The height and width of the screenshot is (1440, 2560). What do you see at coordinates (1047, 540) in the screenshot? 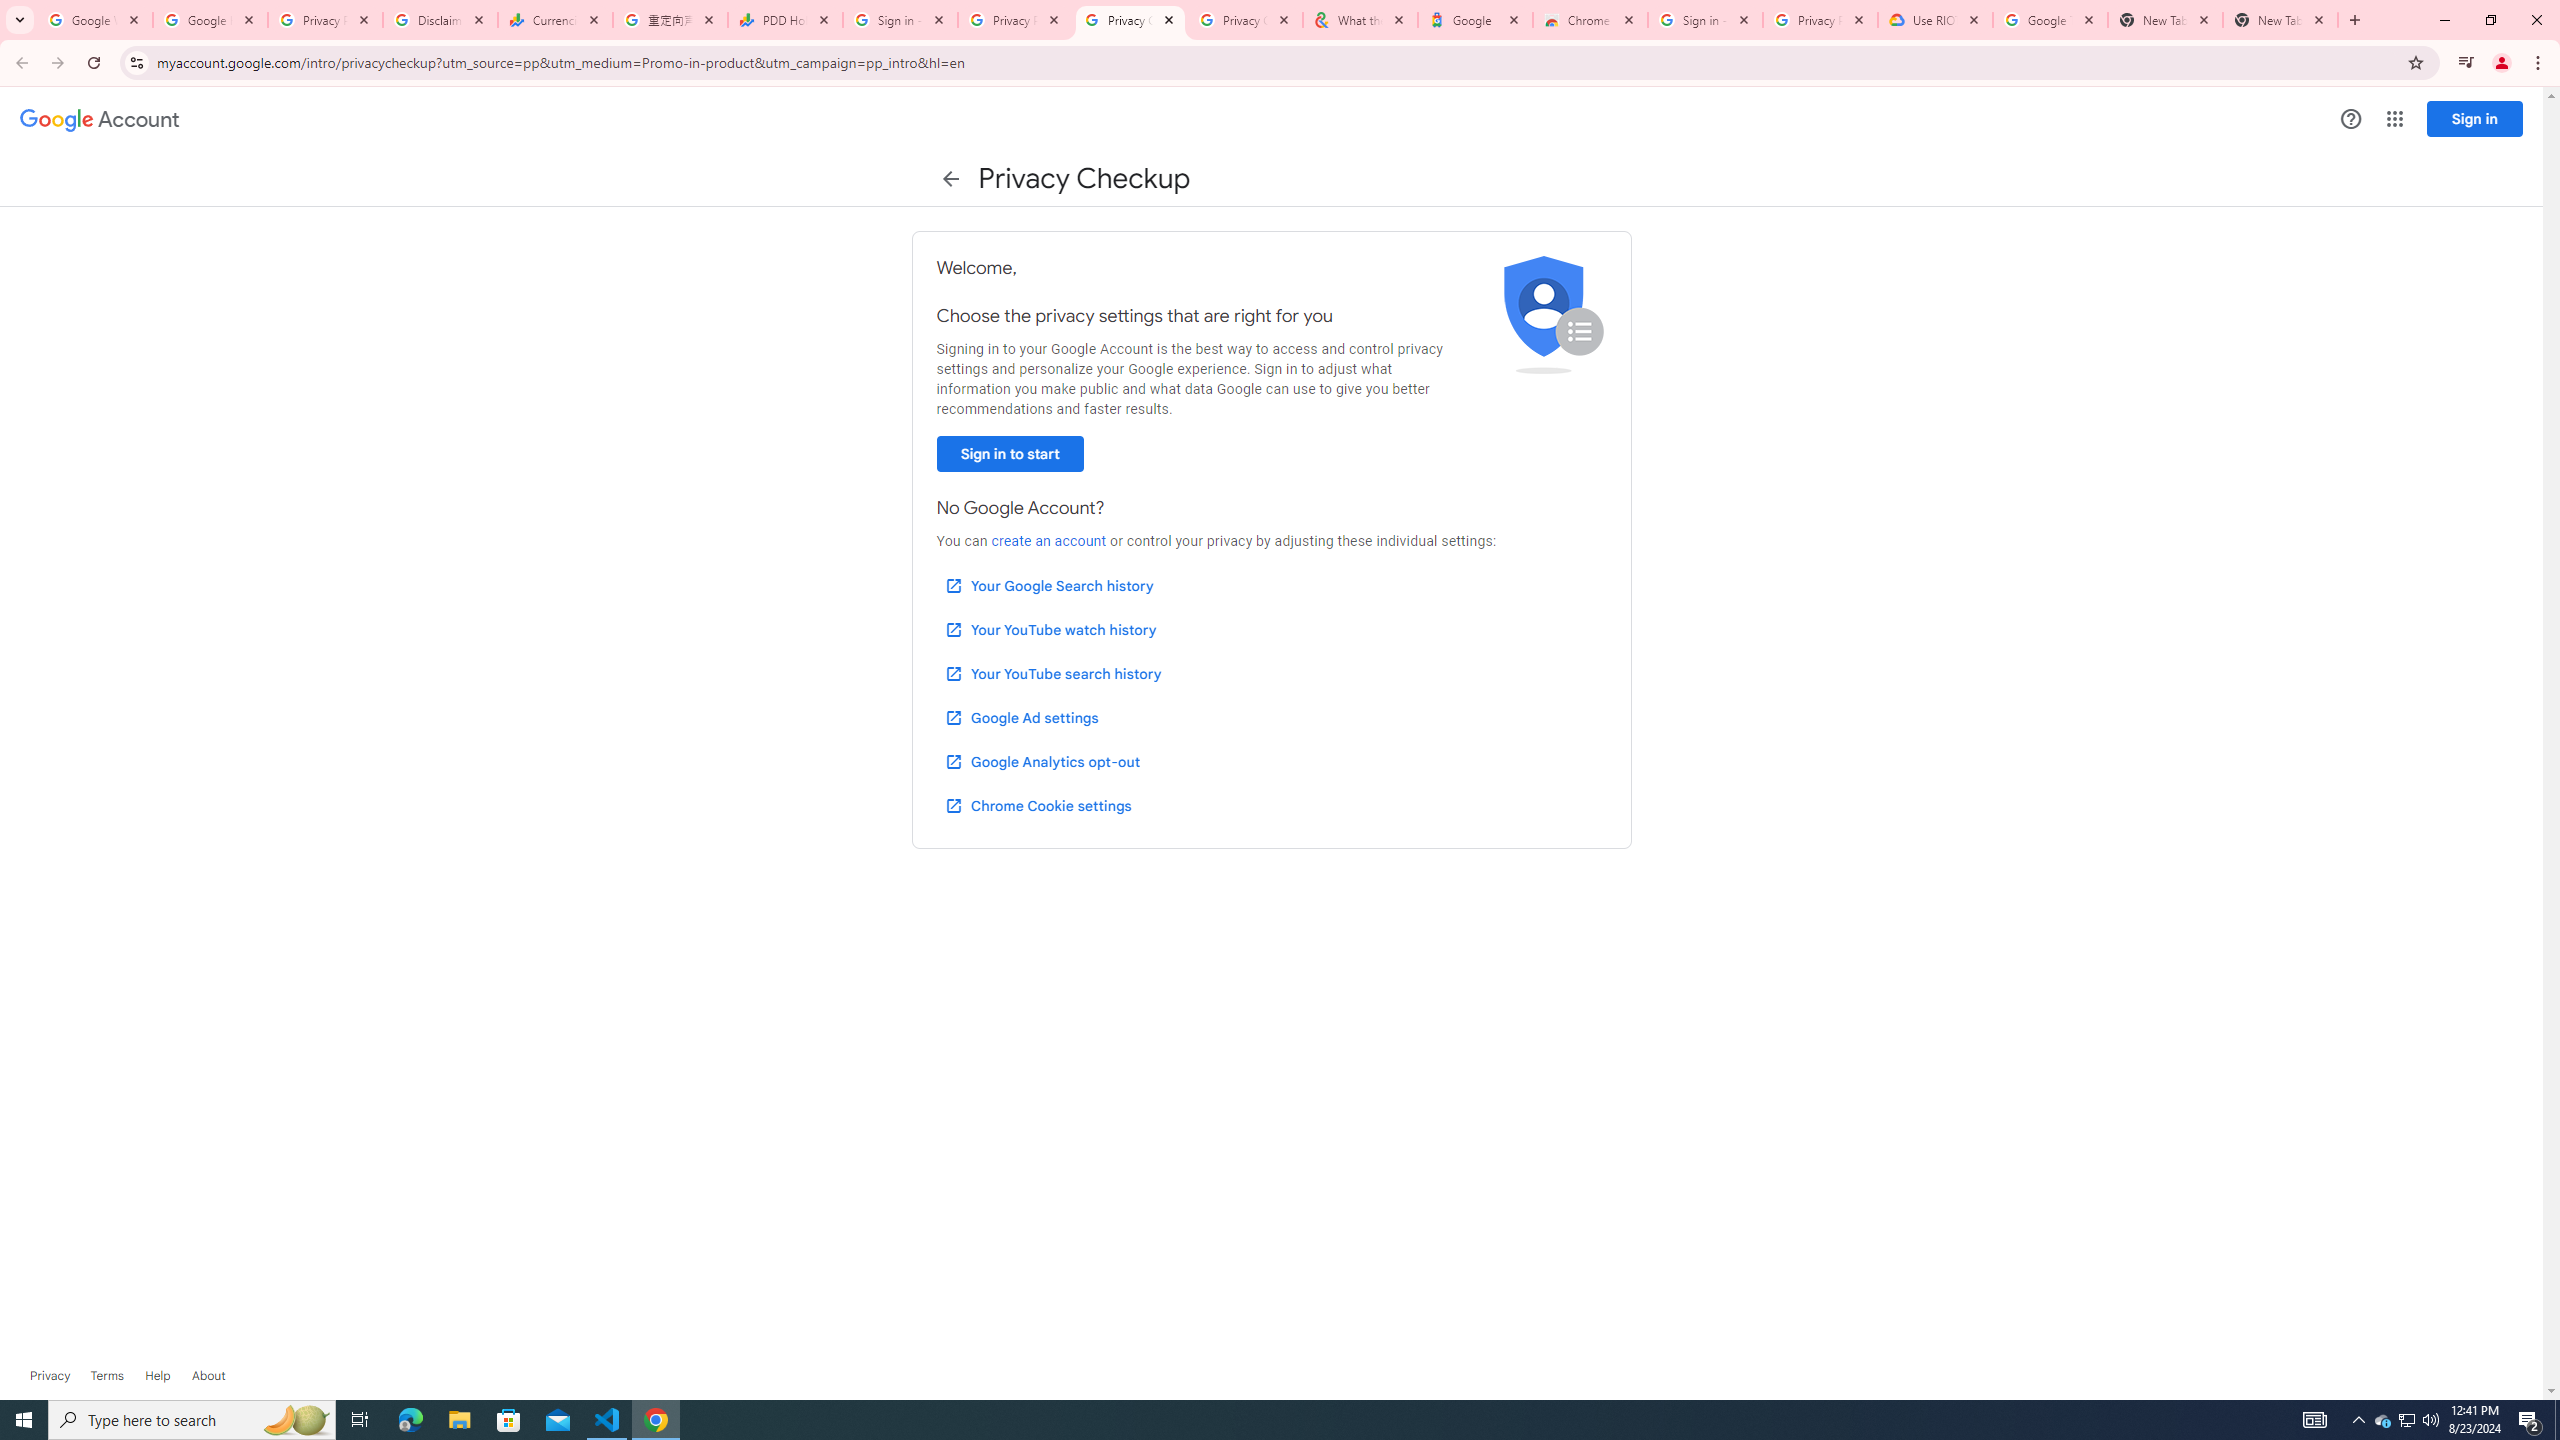
I see `'create an account'` at bounding box center [1047, 540].